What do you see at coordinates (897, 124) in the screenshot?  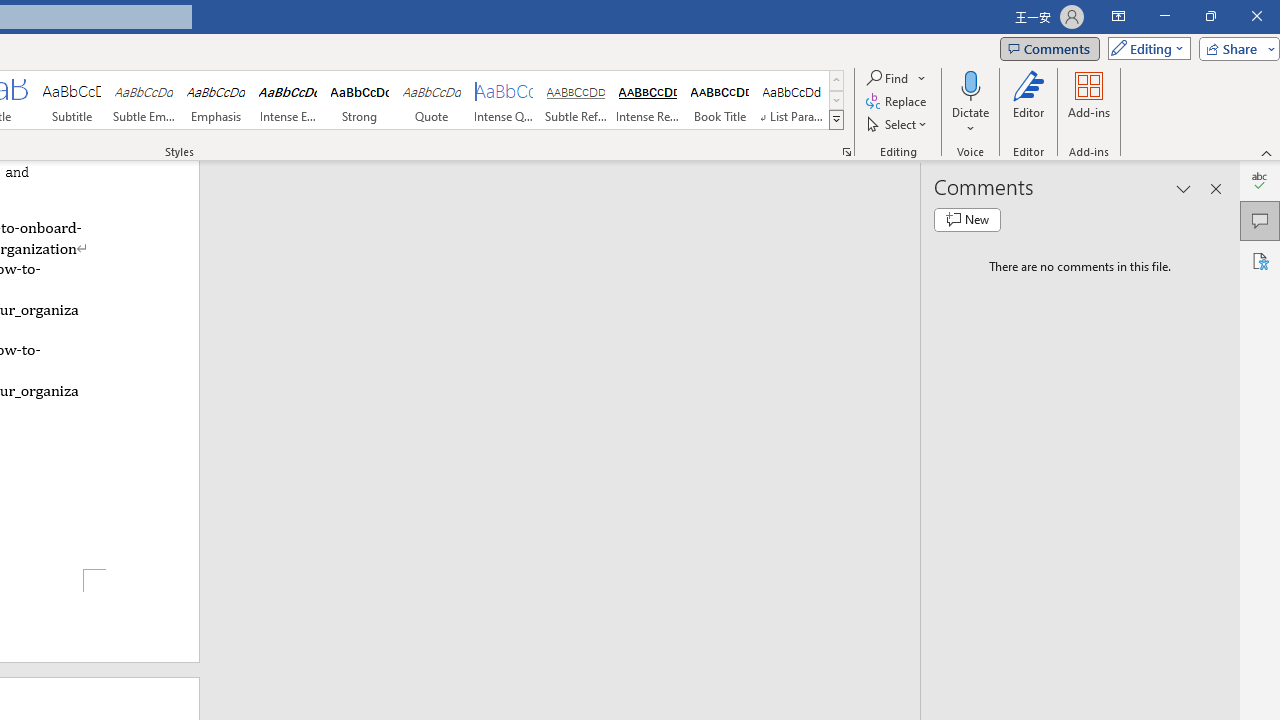 I see `'Select'` at bounding box center [897, 124].